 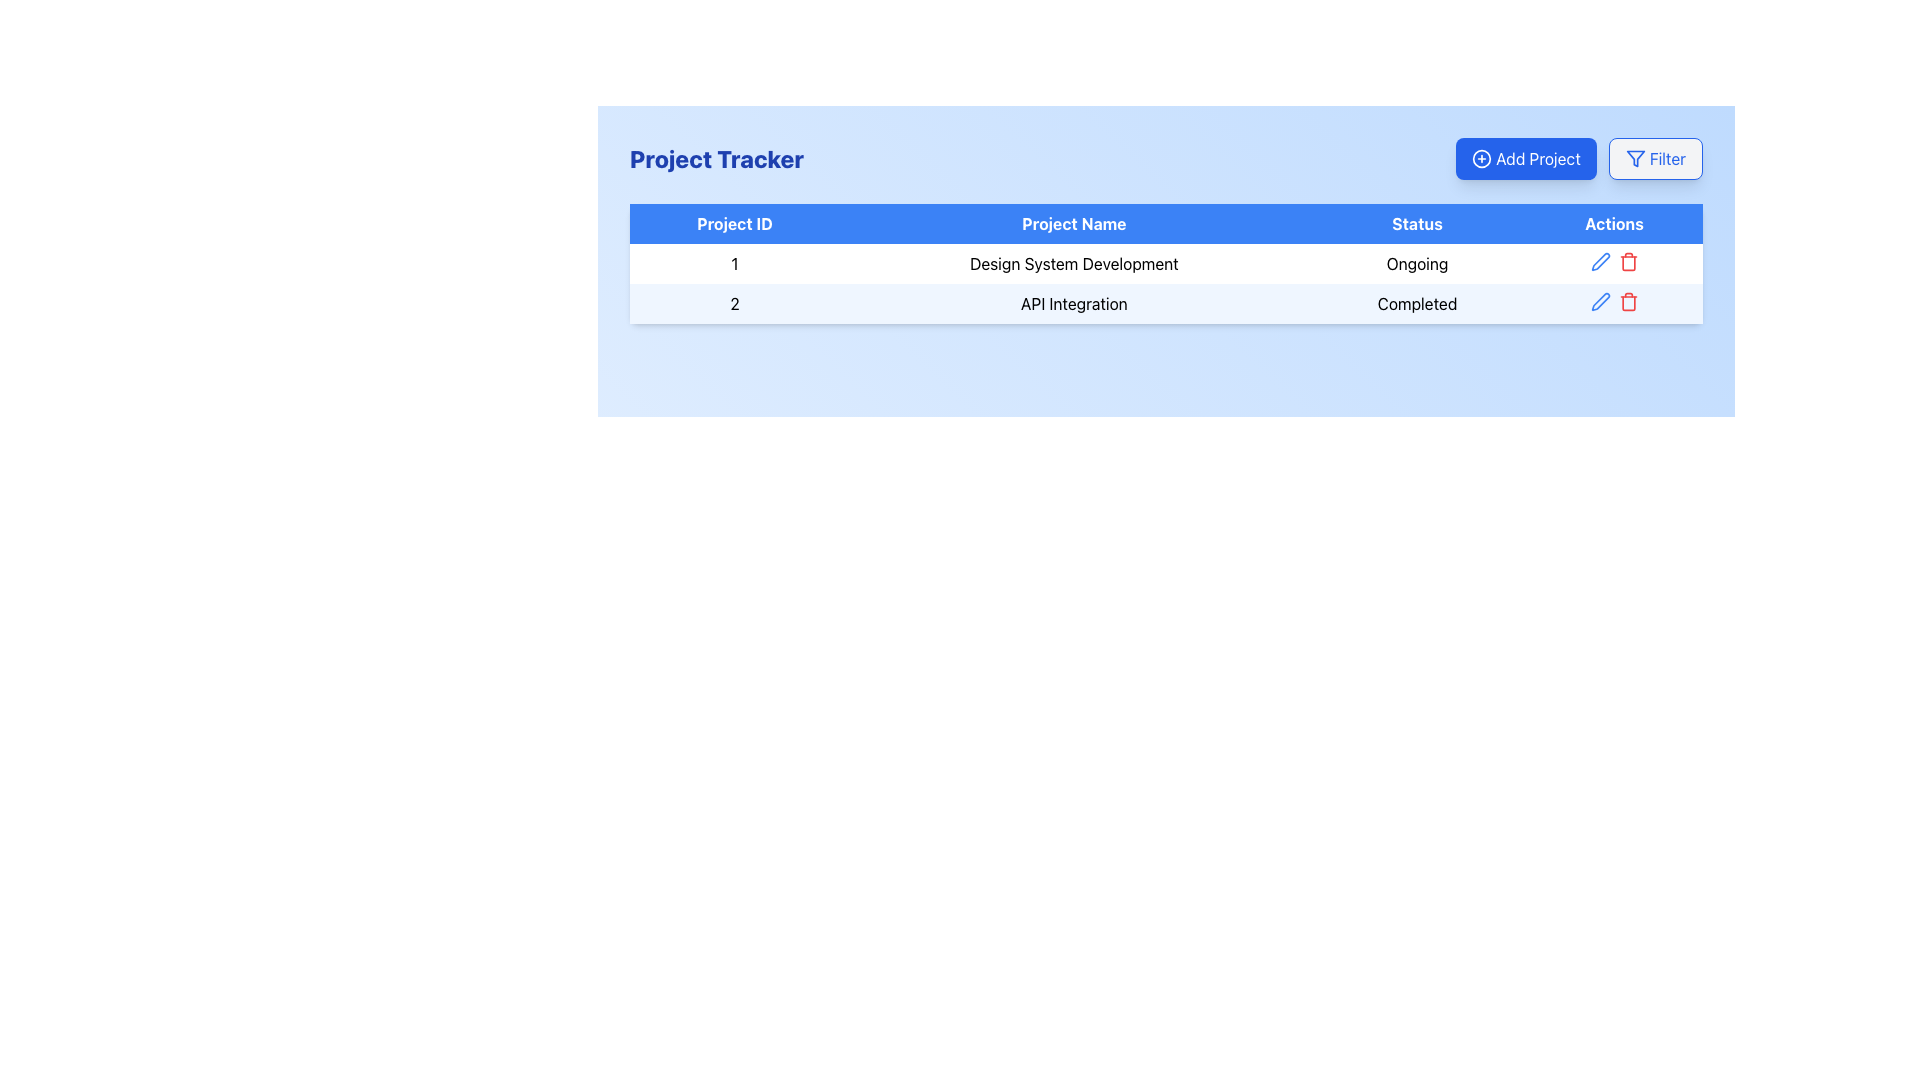 I want to click on text displayed in the bold numeral '2' located in the second row and first column of the table, so click(x=733, y=304).